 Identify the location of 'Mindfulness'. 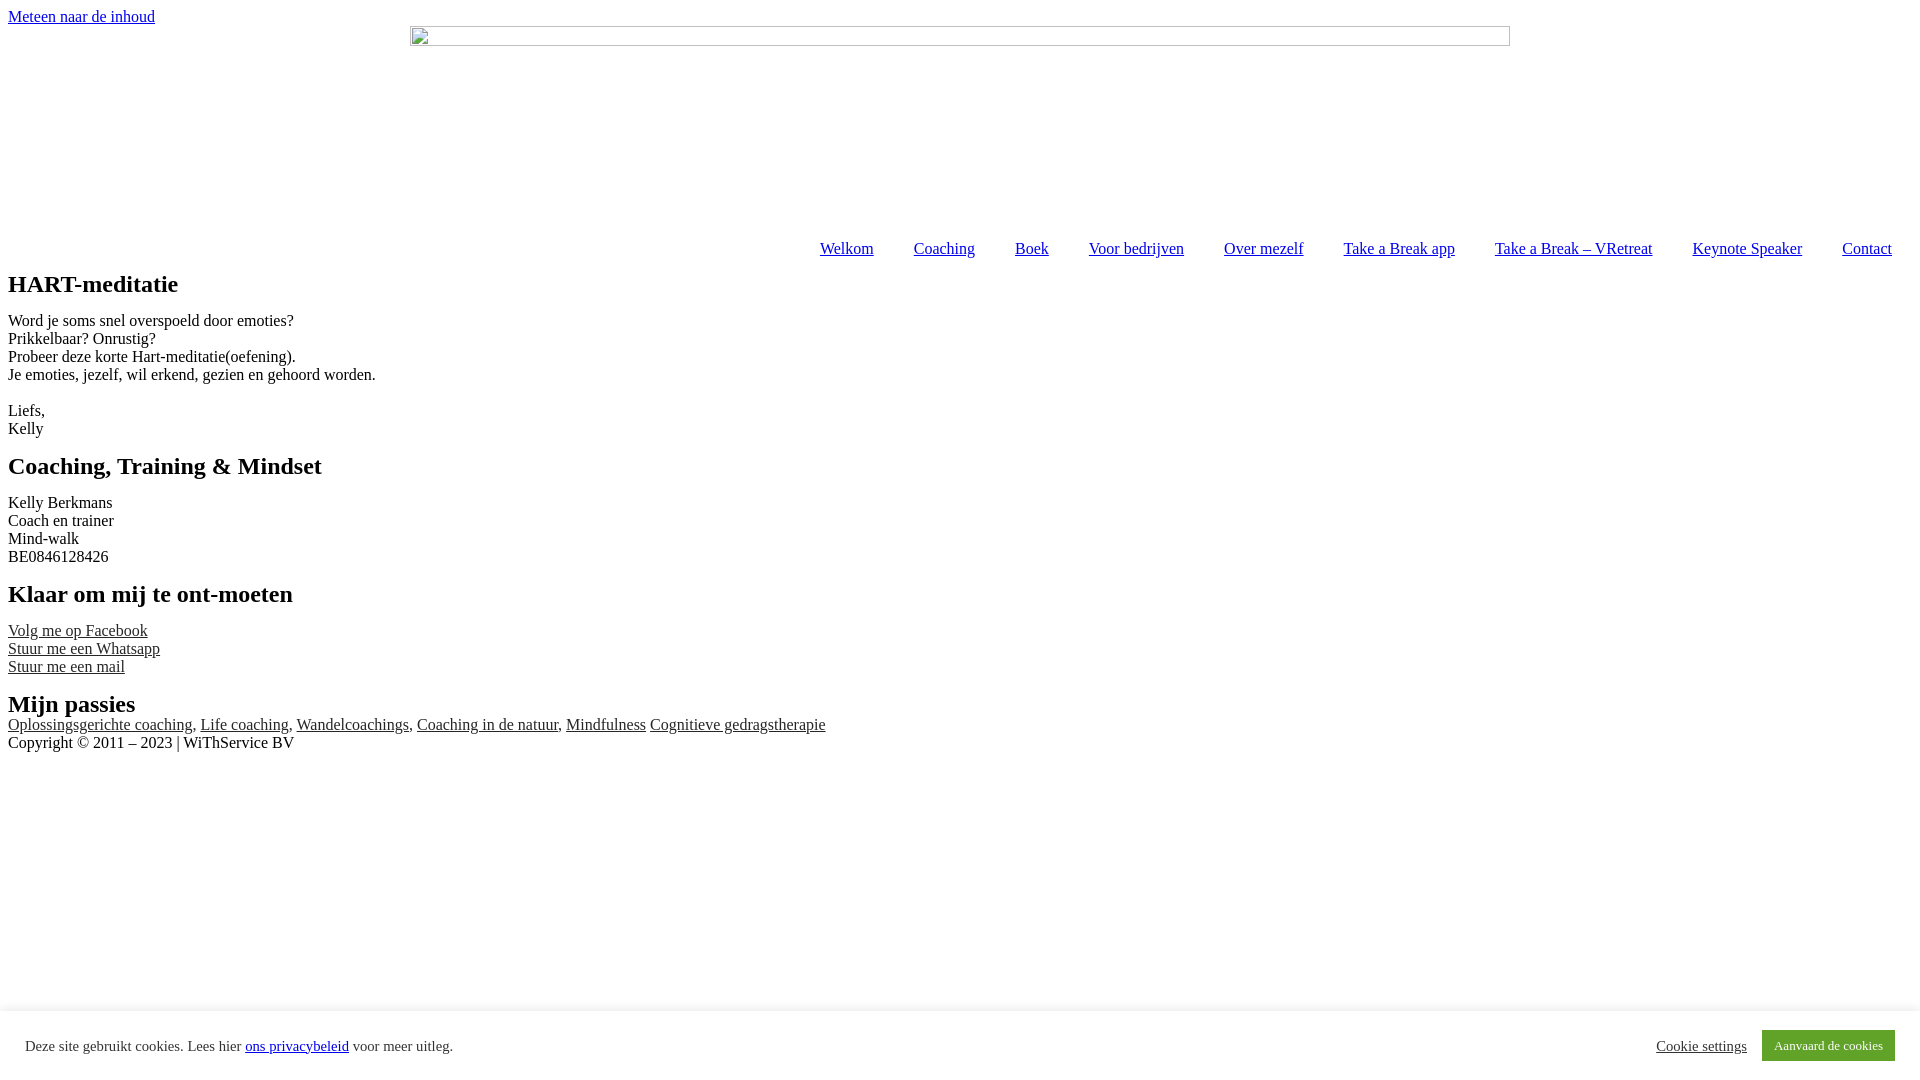
(604, 724).